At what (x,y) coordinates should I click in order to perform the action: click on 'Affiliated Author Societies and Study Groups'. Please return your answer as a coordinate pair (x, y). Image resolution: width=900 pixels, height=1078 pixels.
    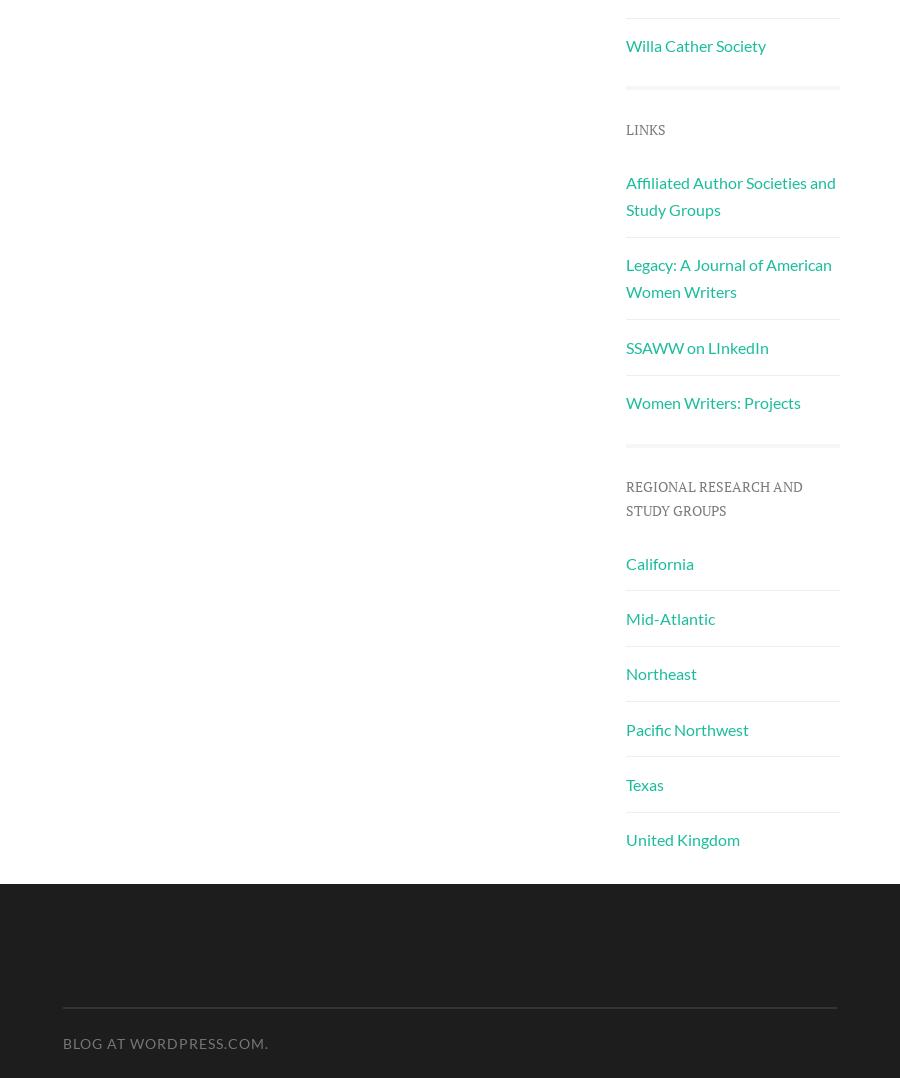
    Looking at the image, I should click on (728, 195).